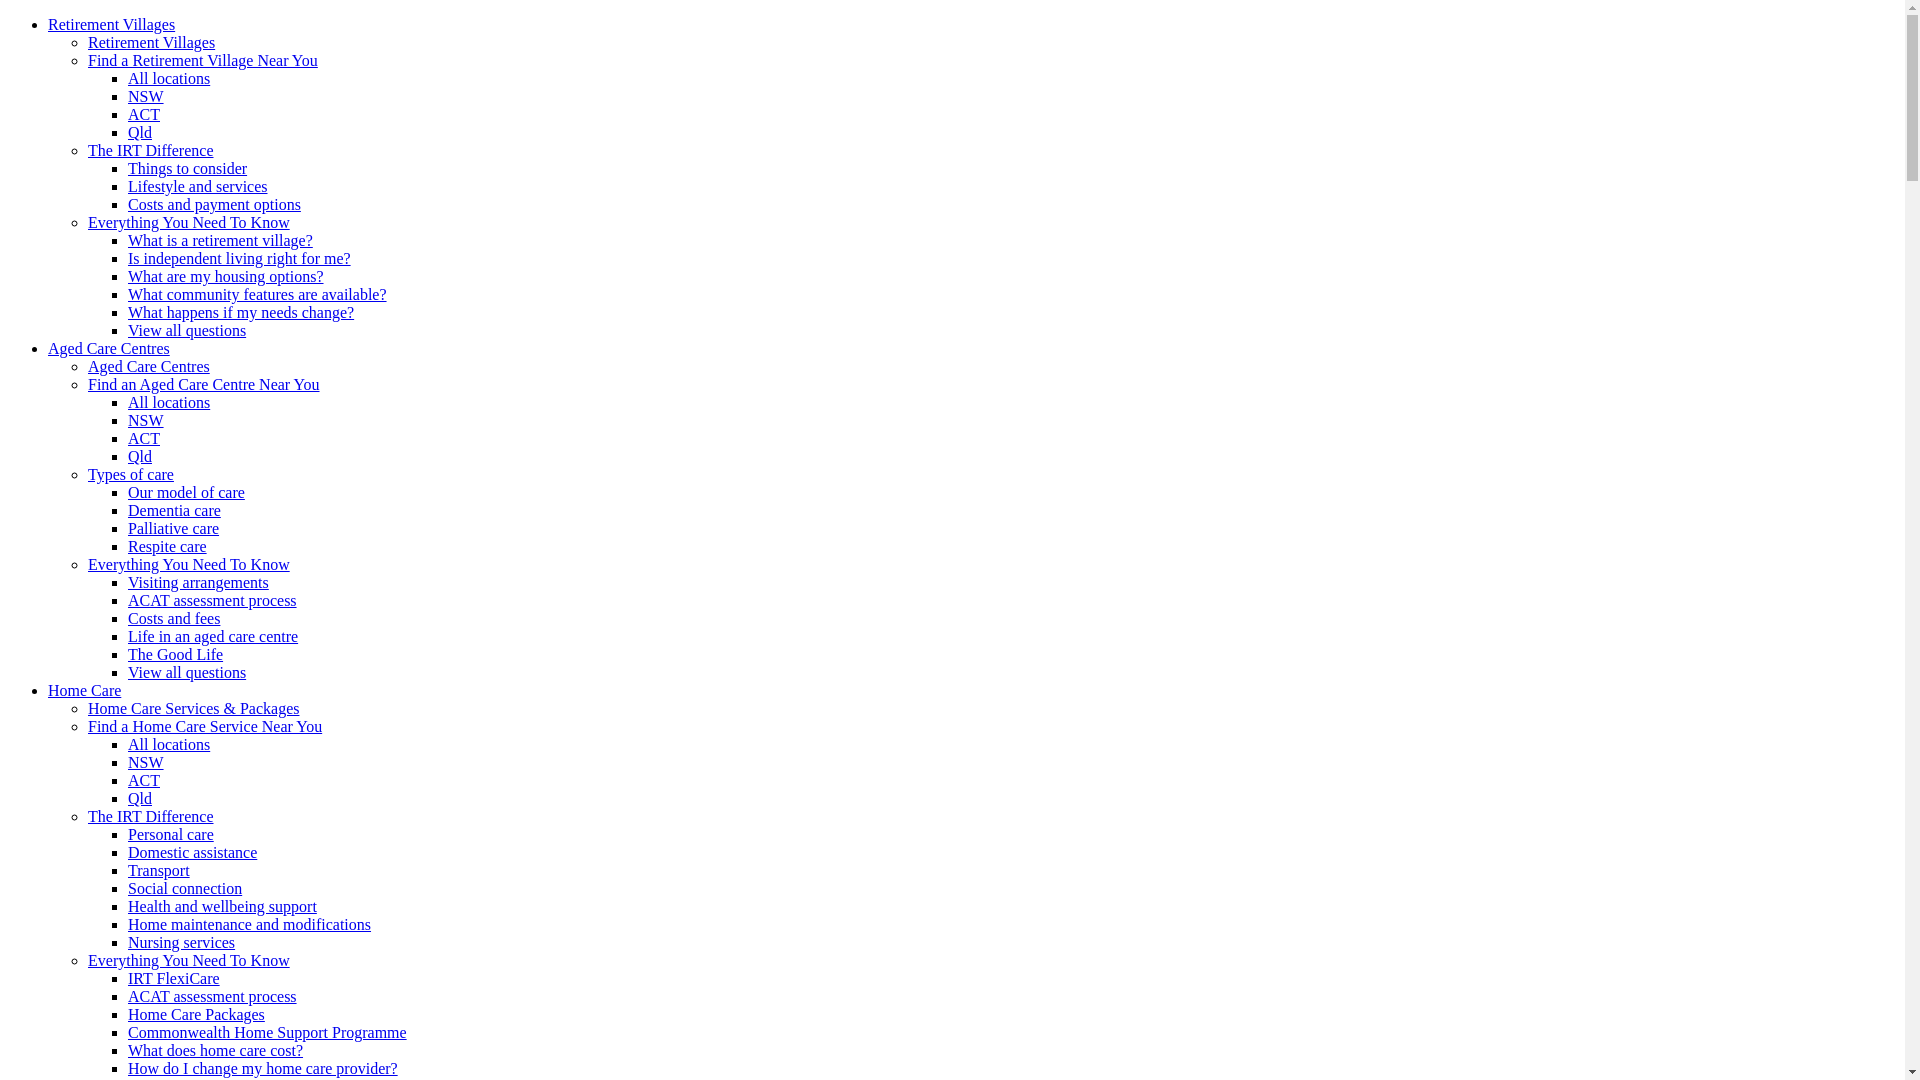 The image size is (1920, 1080). What do you see at coordinates (225, 276) in the screenshot?
I see `'What are my housing options?'` at bounding box center [225, 276].